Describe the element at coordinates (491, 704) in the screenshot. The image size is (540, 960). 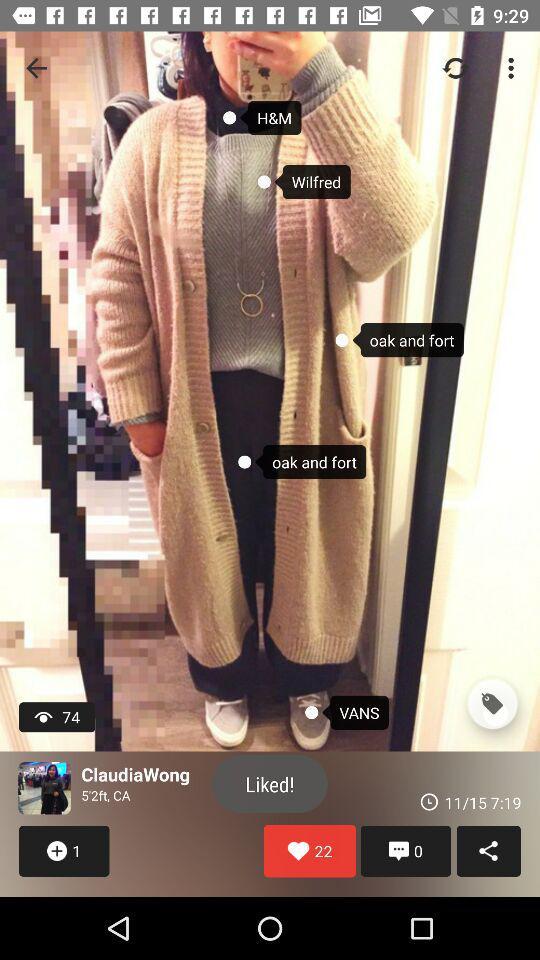
I see `the label icon` at that location.